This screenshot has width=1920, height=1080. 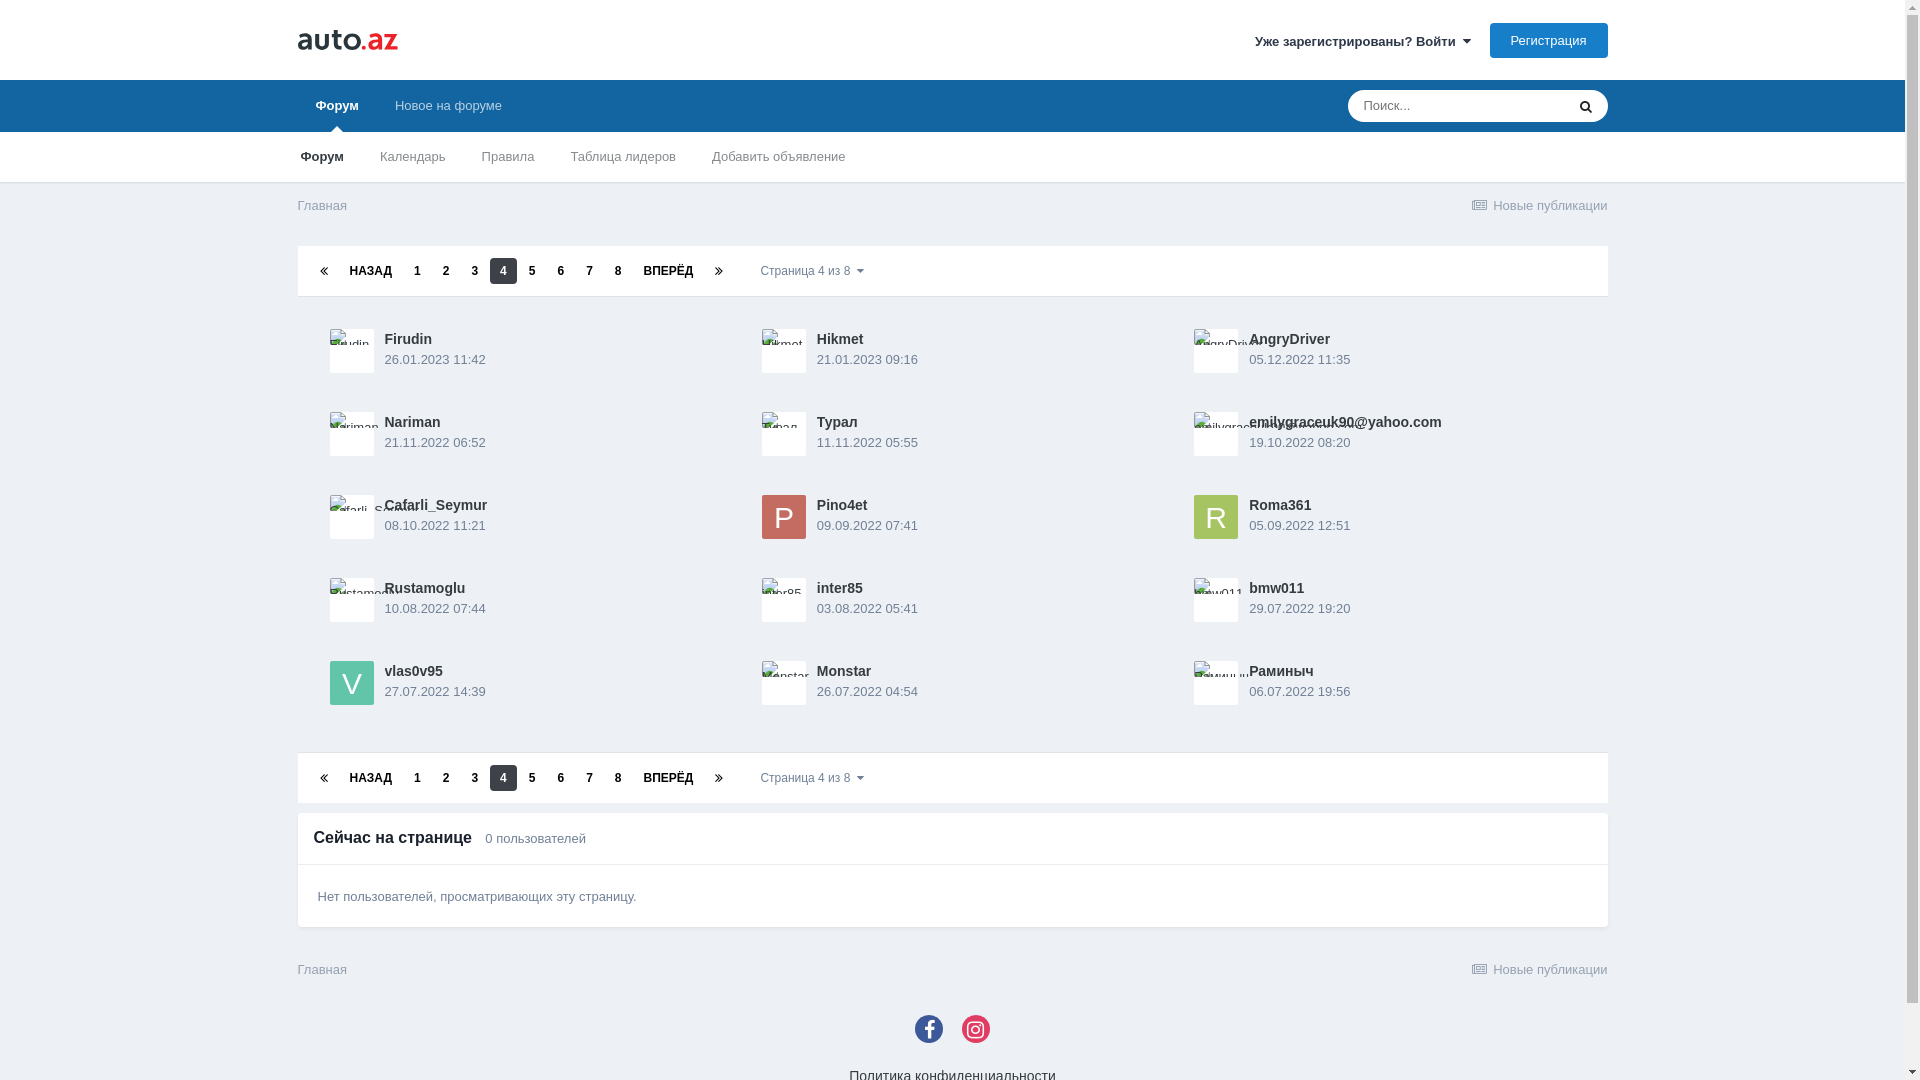 I want to click on '1', so click(x=416, y=775).